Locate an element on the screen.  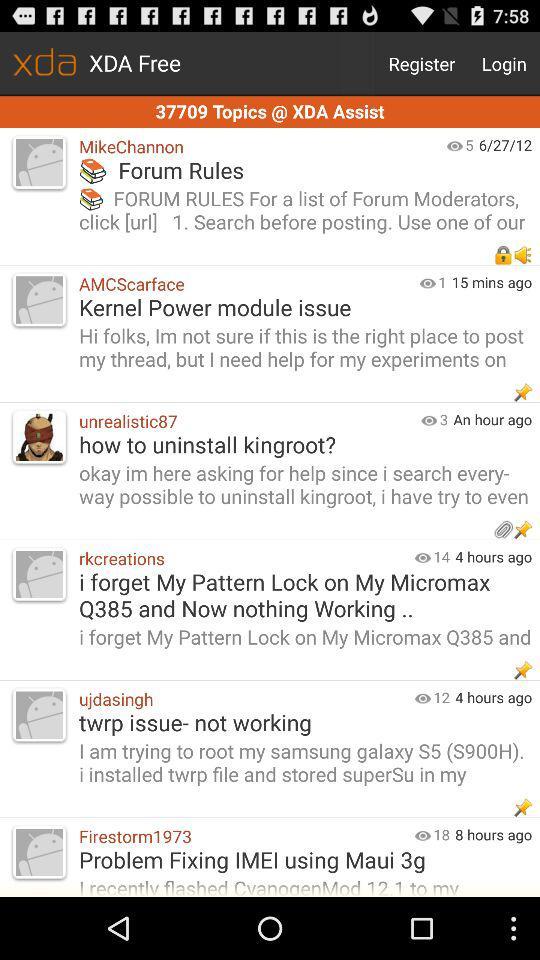
the item next to the register icon is located at coordinates (503, 63).